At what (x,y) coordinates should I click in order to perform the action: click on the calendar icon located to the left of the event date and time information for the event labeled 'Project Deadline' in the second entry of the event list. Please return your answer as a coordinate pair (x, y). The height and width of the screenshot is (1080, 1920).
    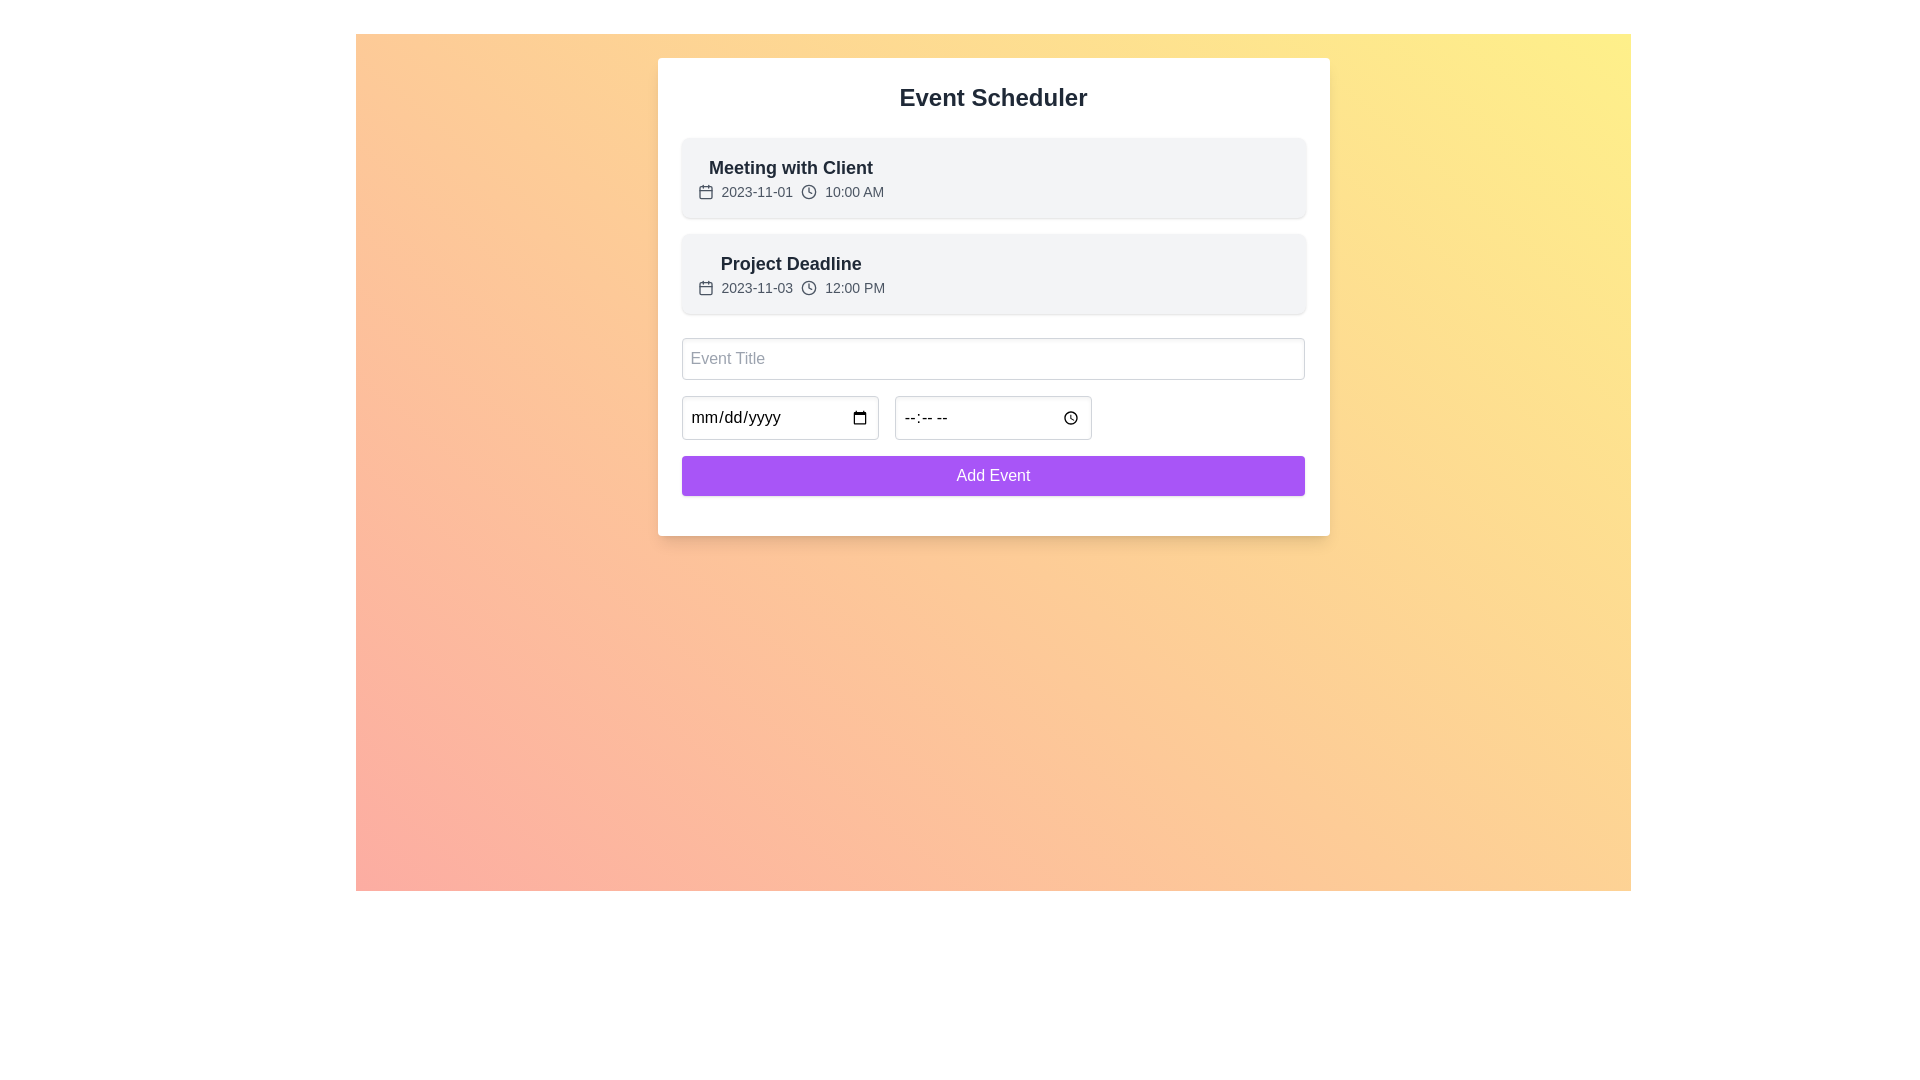
    Looking at the image, I should click on (705, 288).